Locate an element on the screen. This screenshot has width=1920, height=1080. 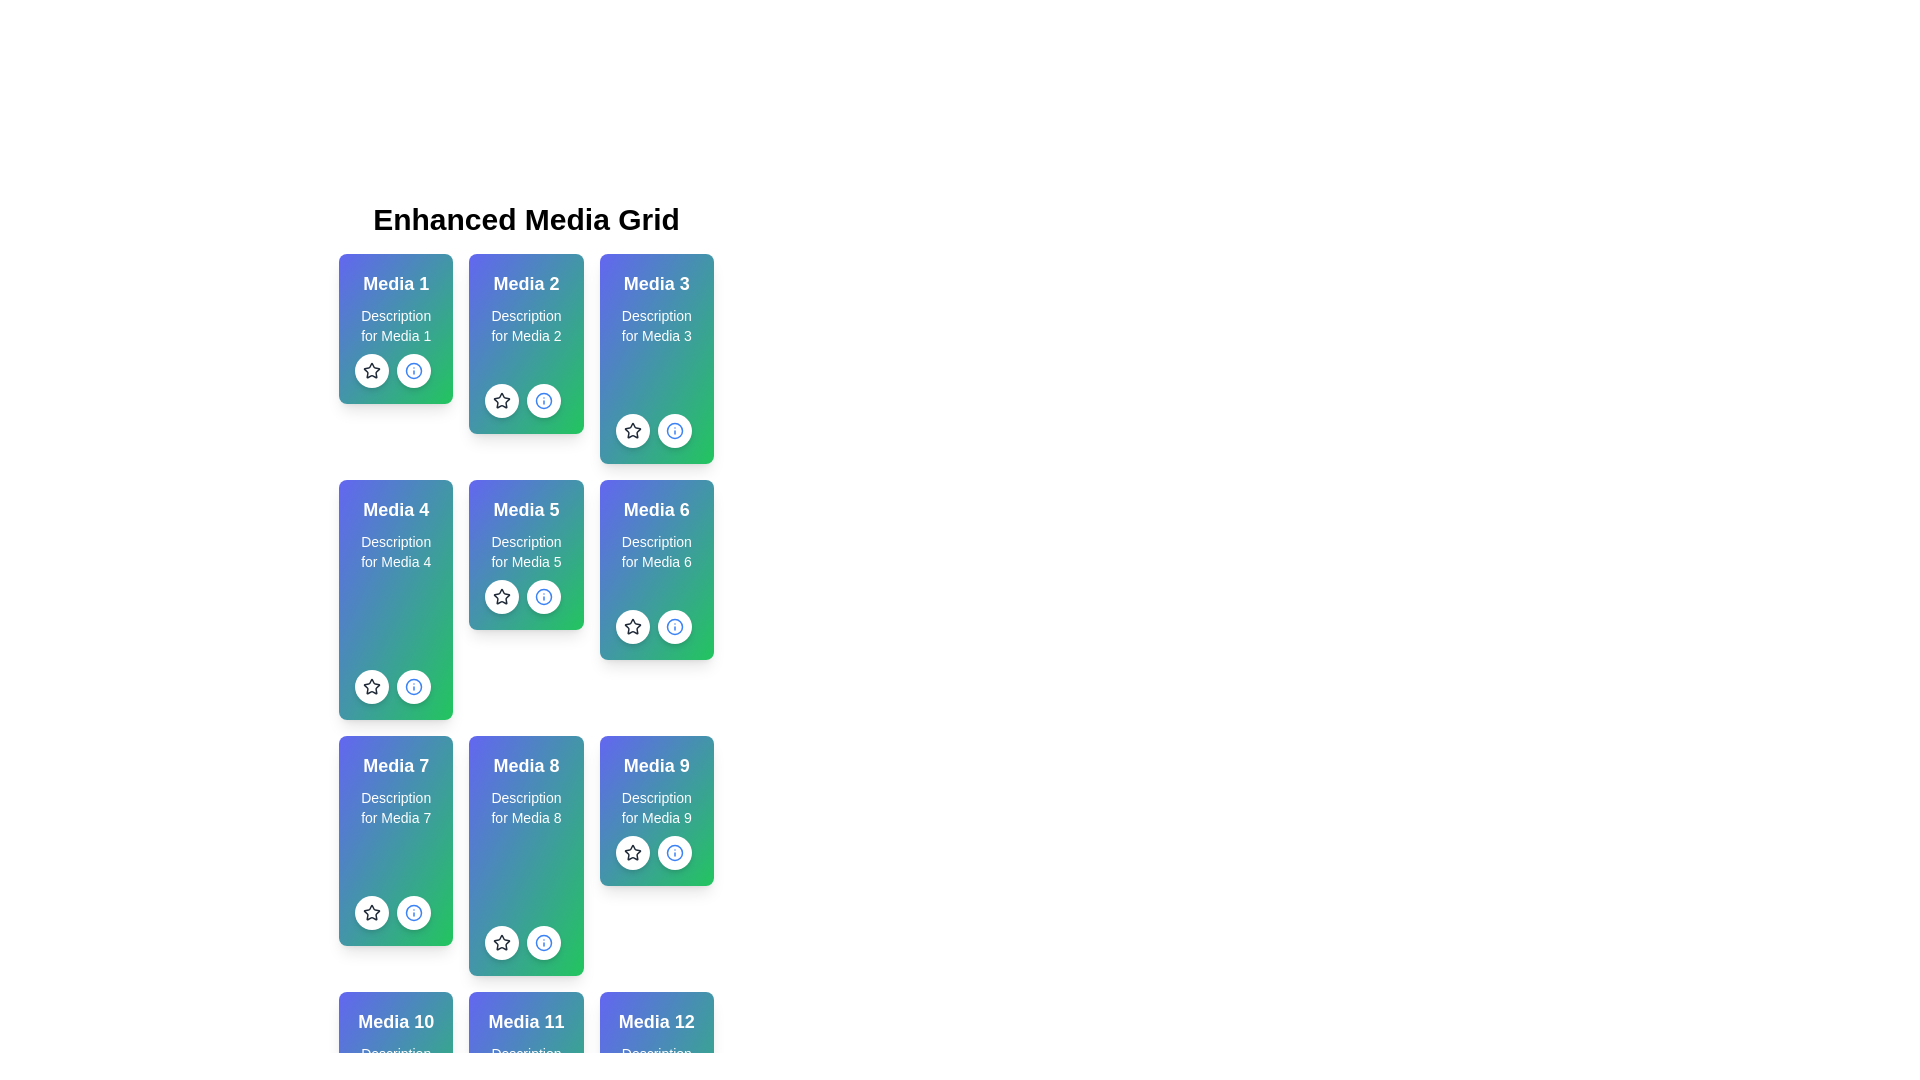
the star icon styled as an outline of a star, which is the first star icon in the third column of the grid layout is located at coordinates (631, 429).